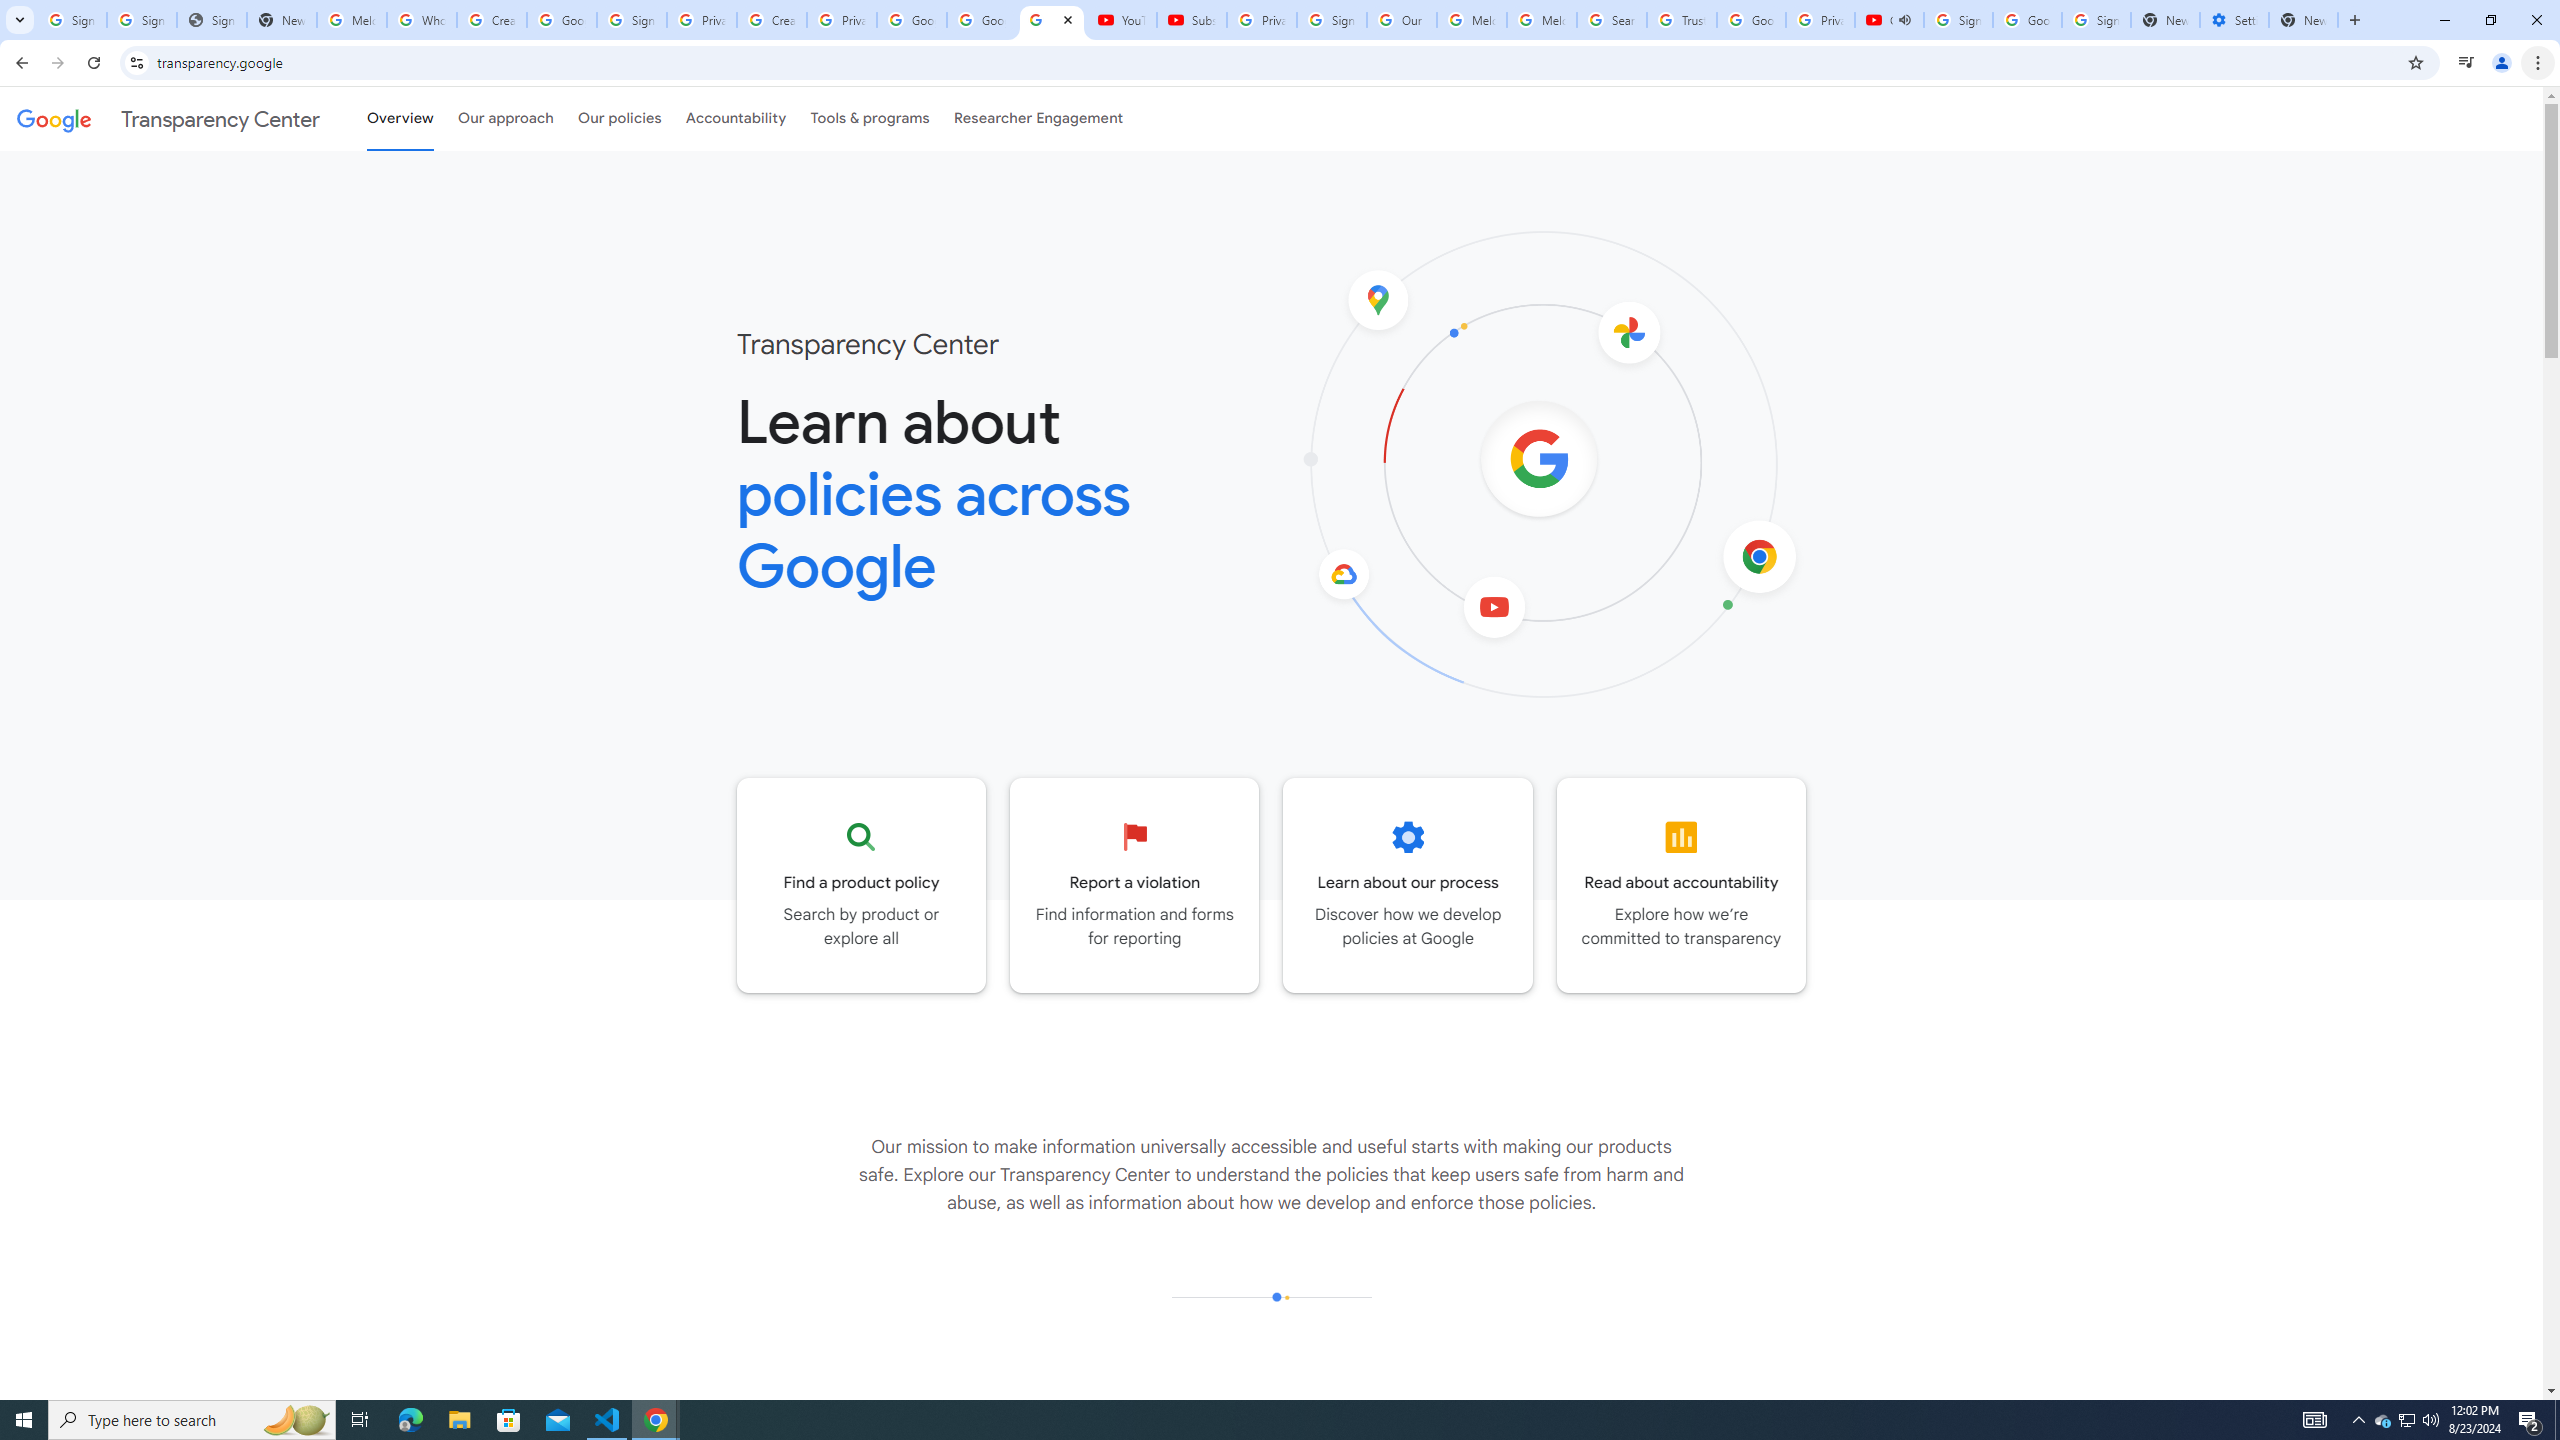  I want to click on 'Transparency Center', so click(167, 118).